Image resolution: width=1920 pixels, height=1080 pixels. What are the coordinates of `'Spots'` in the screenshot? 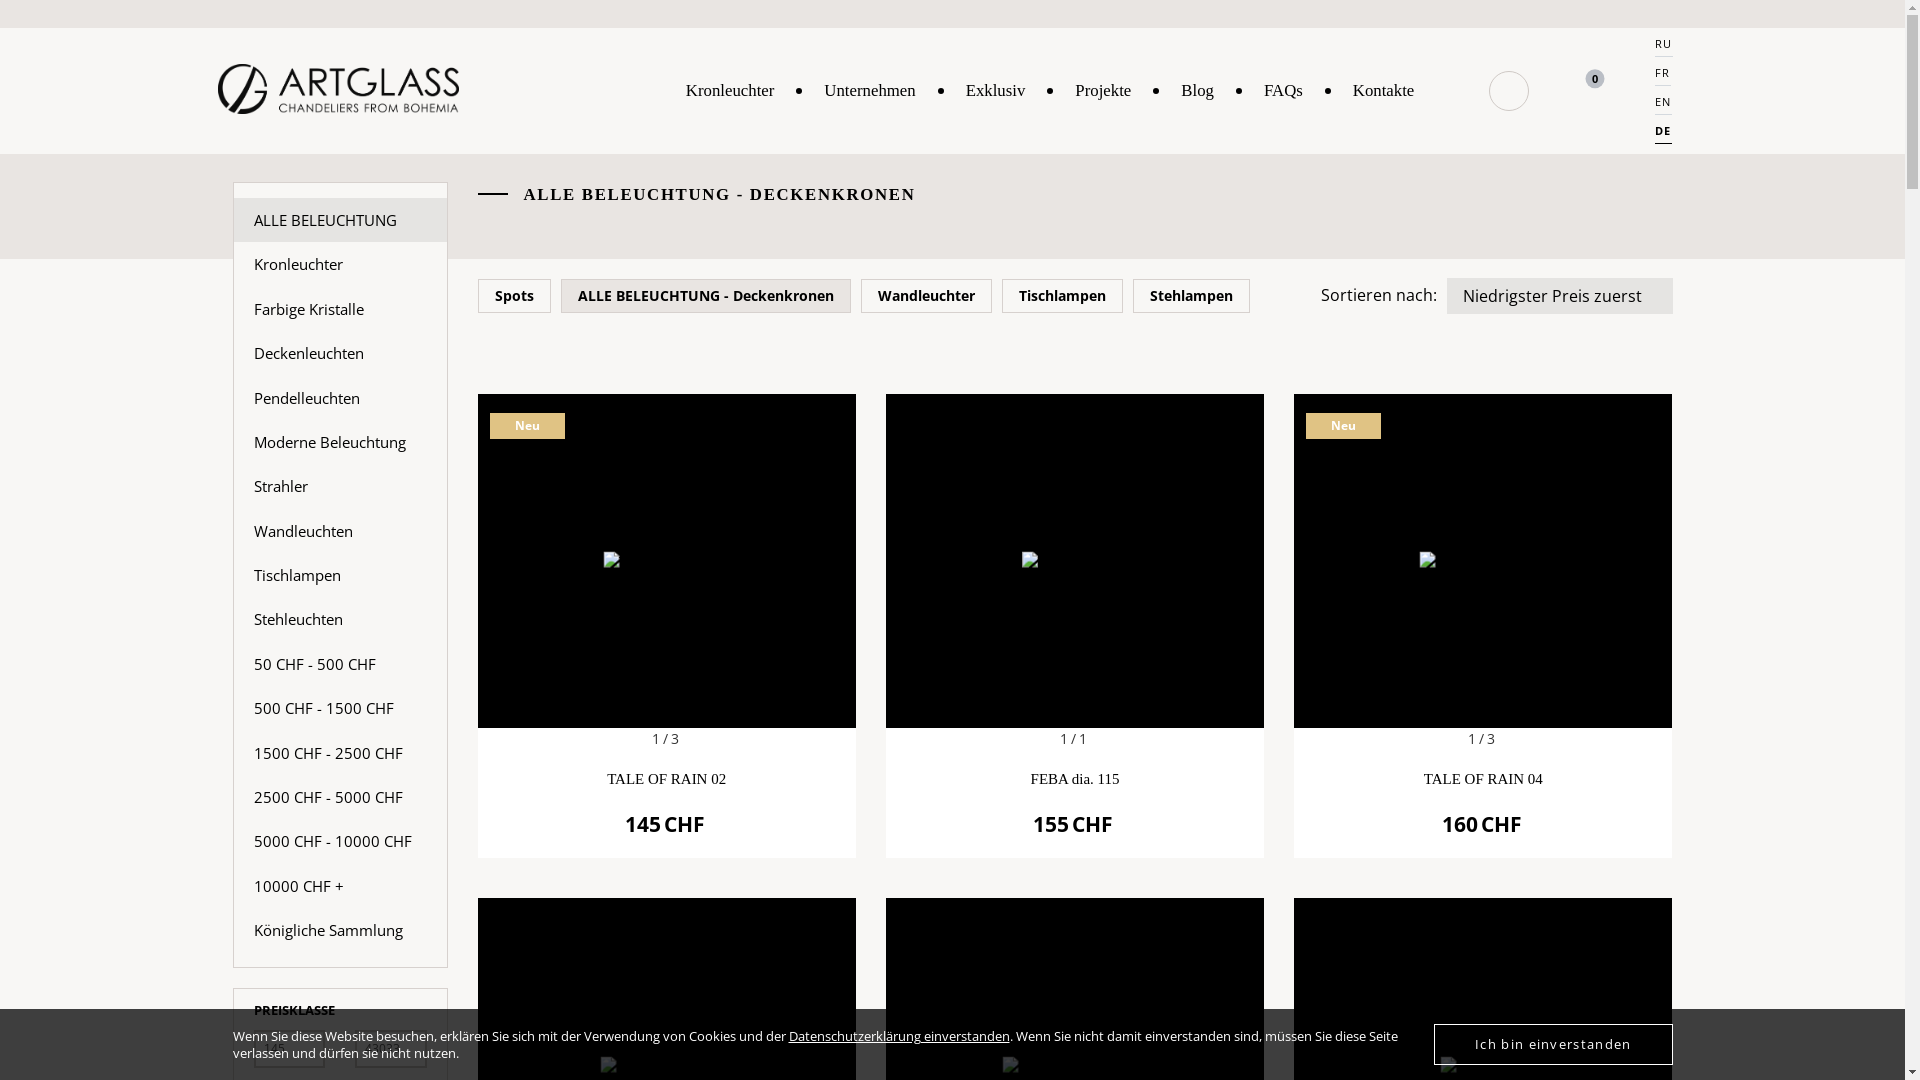 It's located at (514, 294).